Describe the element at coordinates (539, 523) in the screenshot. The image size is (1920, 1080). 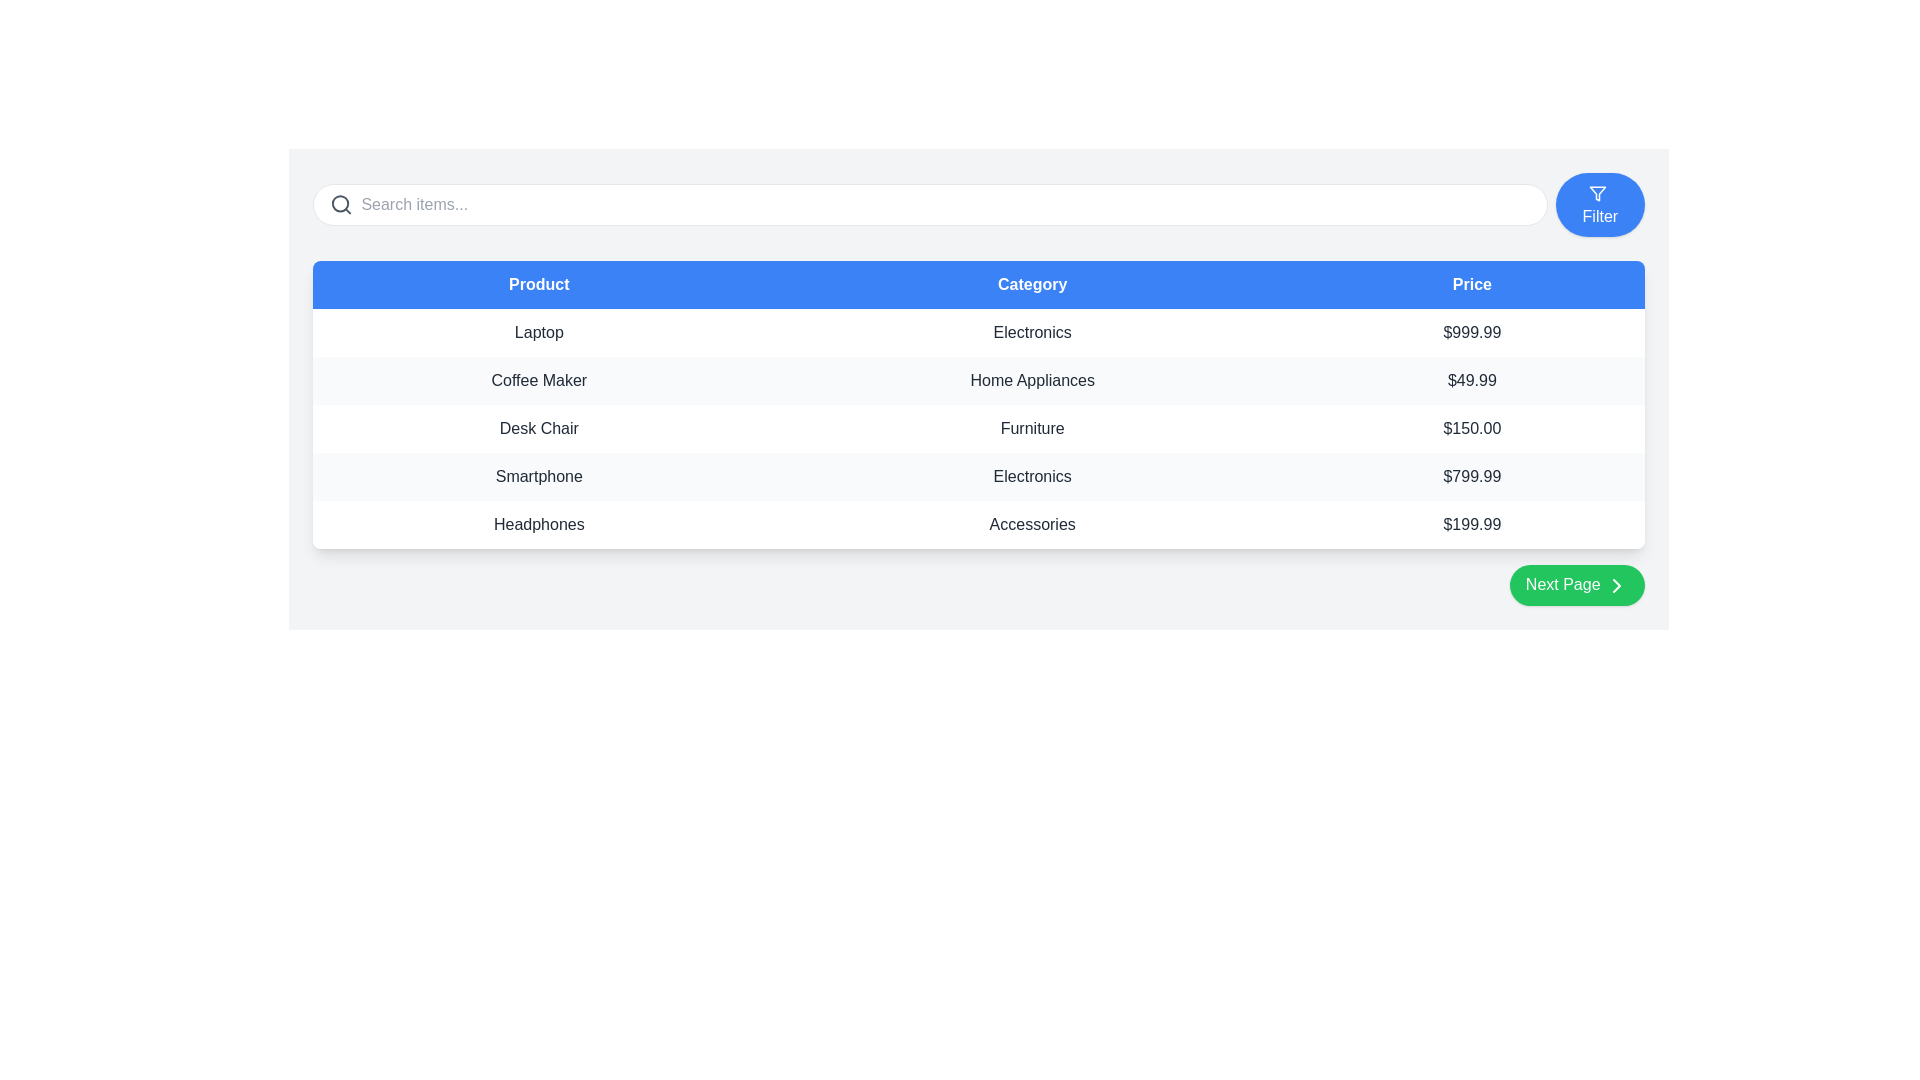
I see `the text label 'Headphones' located in the first column of the fifth row in a tabular arrangement` at that location.